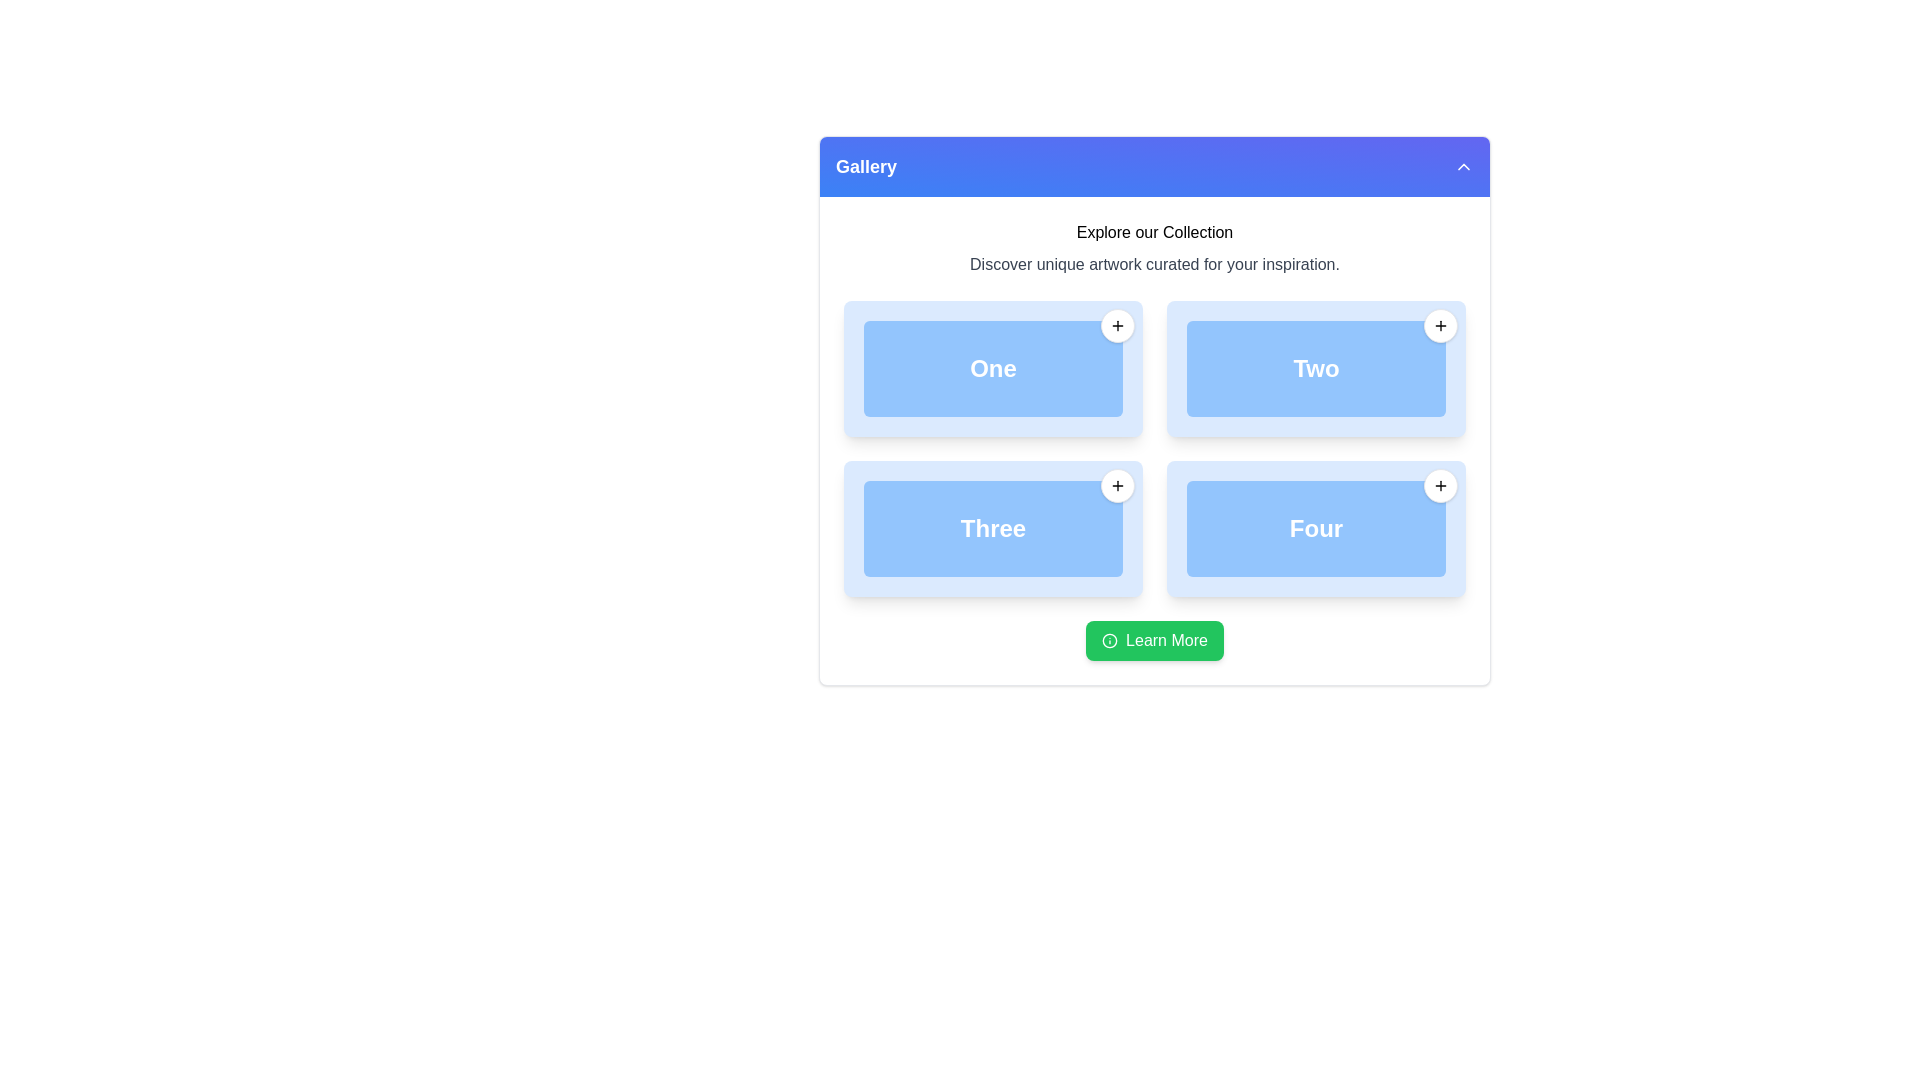 The height and width of the screenshot is (1080, 1920). I want to click on the Text Label that serves as a title for the section, located at the top-left corner of the header bar with 'Gallery' text, so click(866, 165).